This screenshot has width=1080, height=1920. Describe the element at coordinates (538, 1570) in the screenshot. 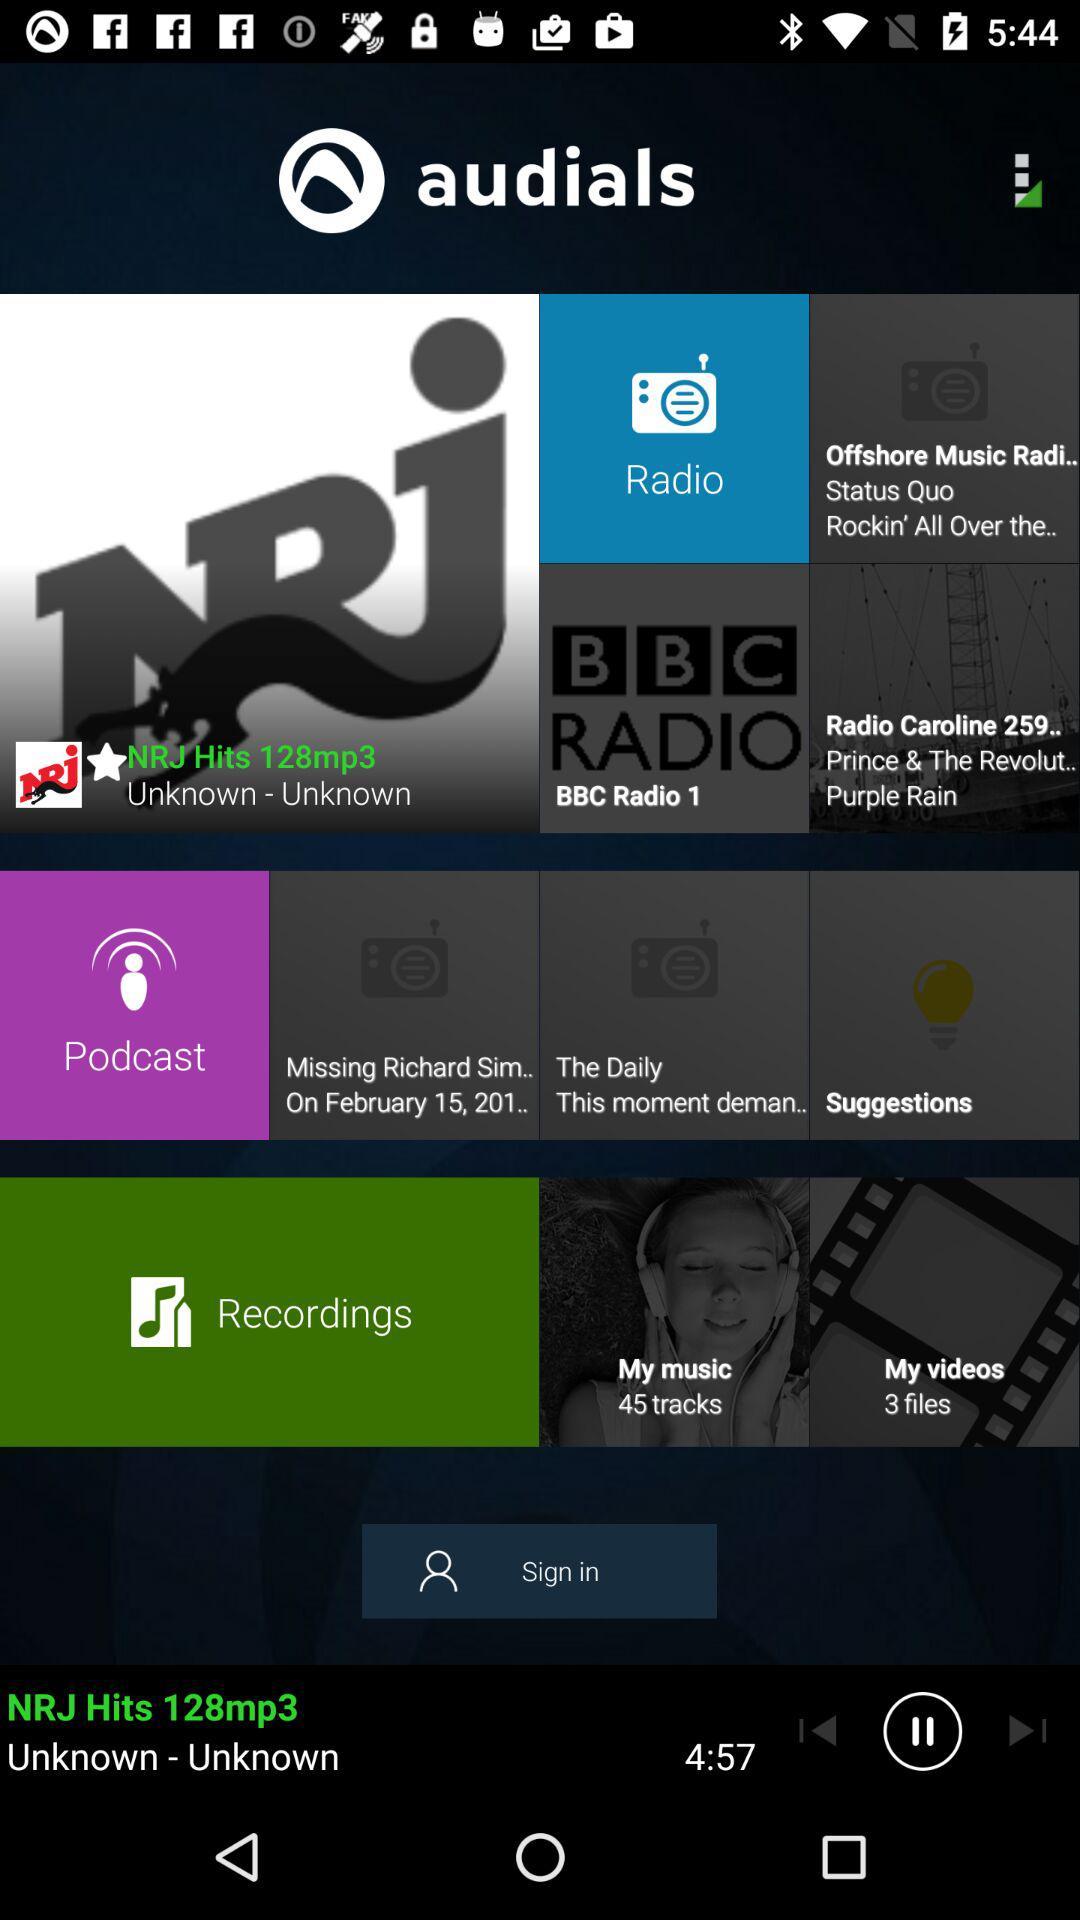

I see `the sign in` at that location.